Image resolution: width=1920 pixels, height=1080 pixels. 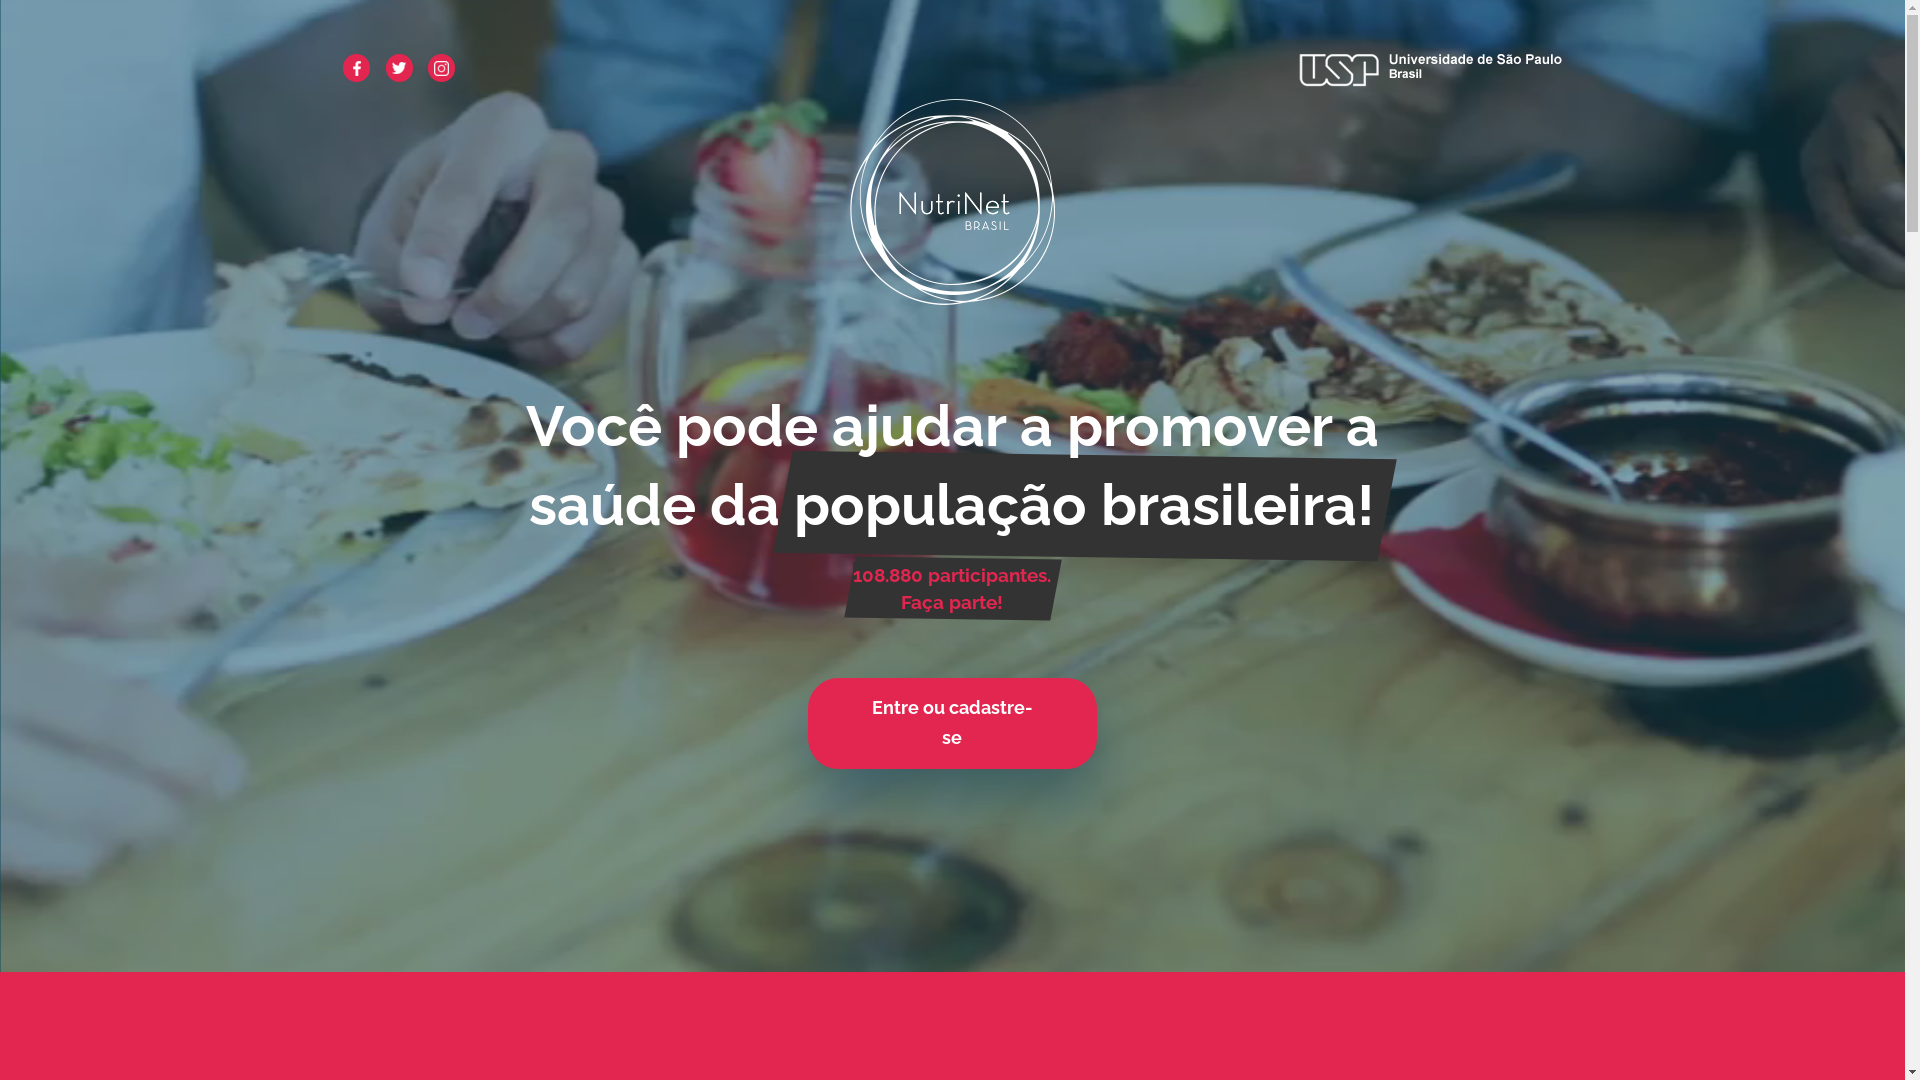 I want to click on 'facebook', so click(x=356, y=66).